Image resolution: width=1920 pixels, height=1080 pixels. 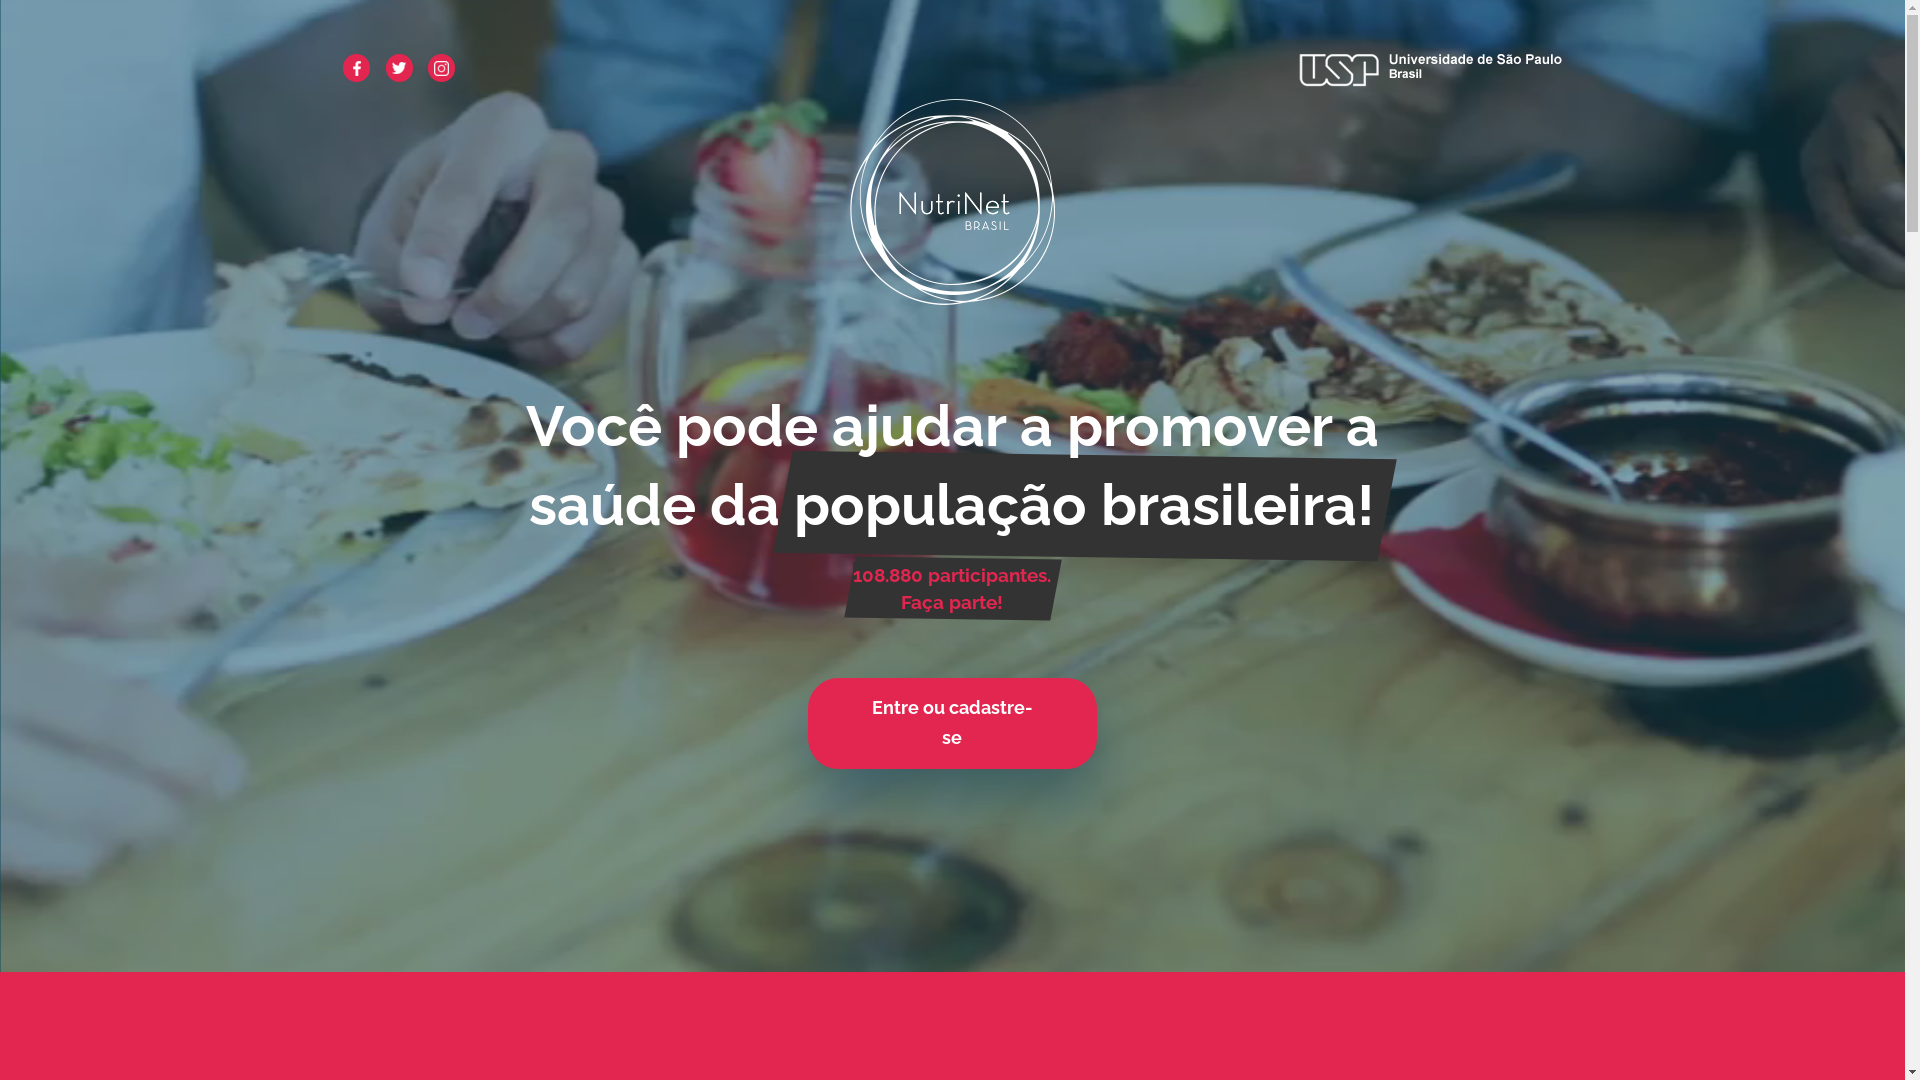 I want to click on 'facebook', so click(x=356, y=66).